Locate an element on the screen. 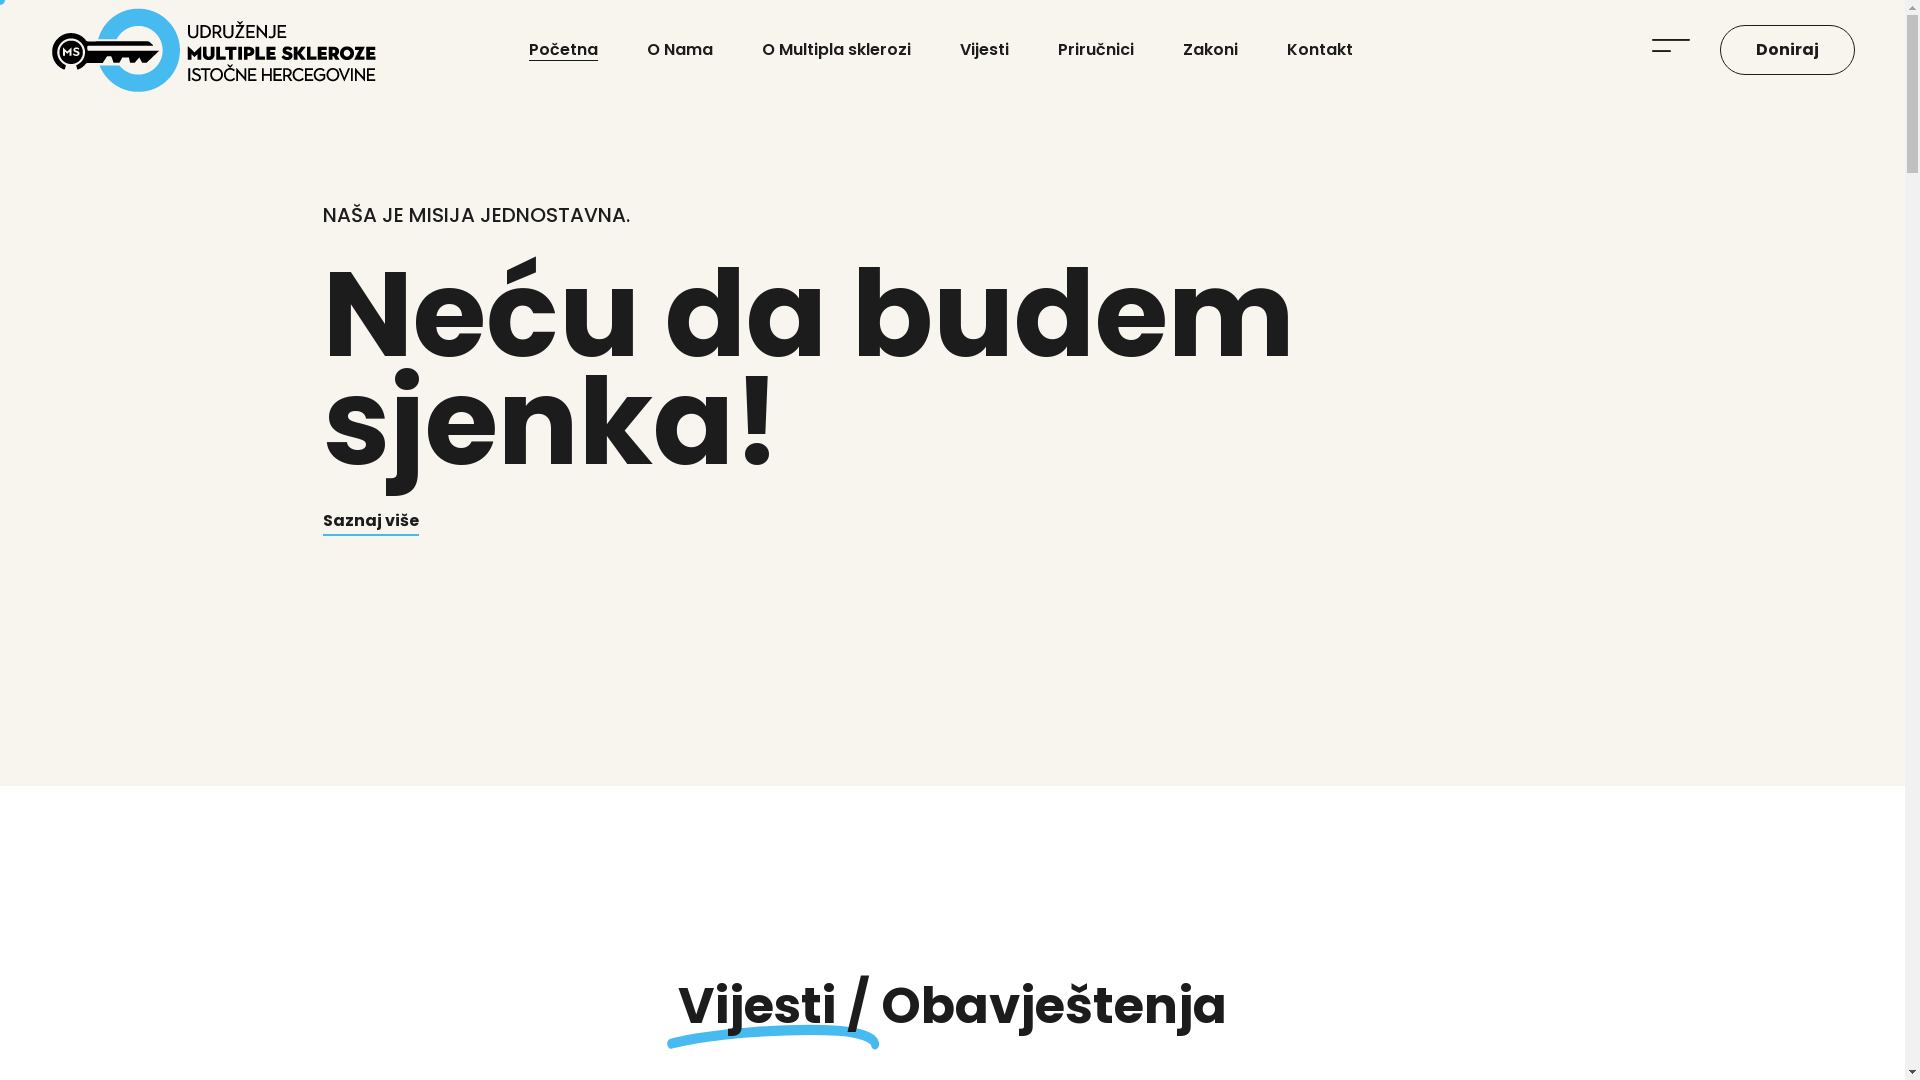  'O Multipla sklerozi' is located at coordinates (761, 49).